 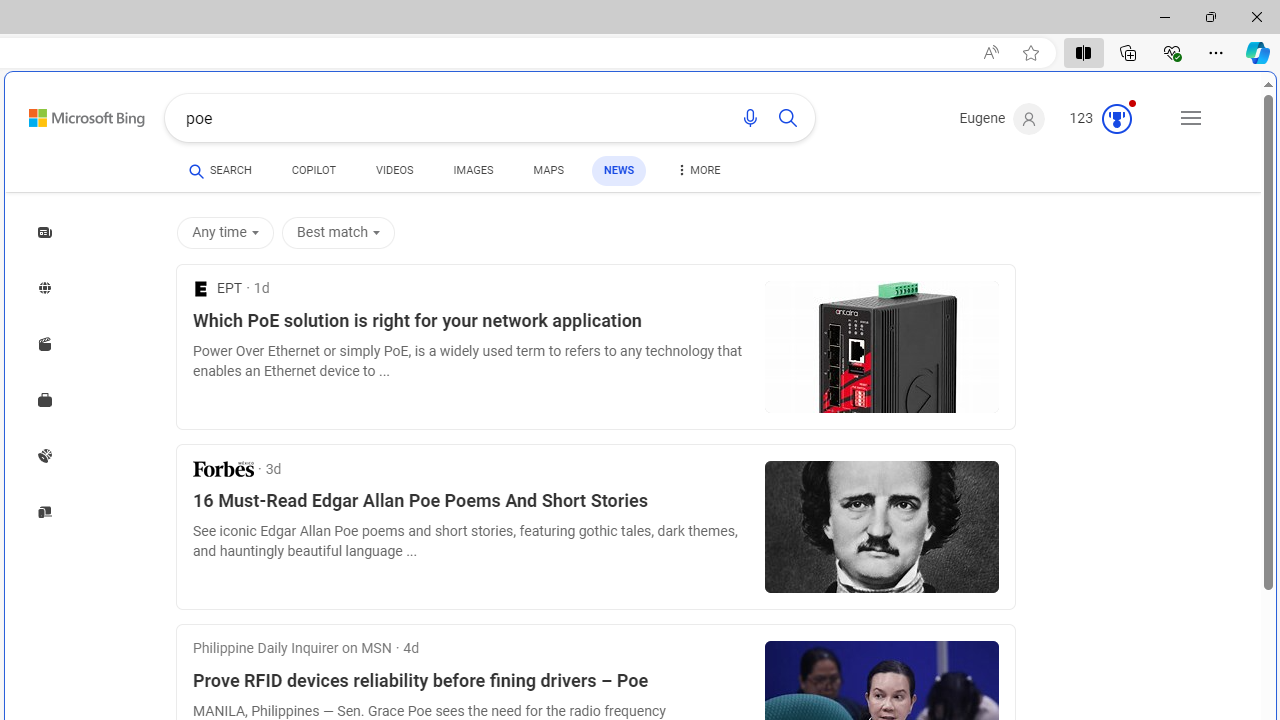 I want to click on 'Any time', so click(x=229, y=231).